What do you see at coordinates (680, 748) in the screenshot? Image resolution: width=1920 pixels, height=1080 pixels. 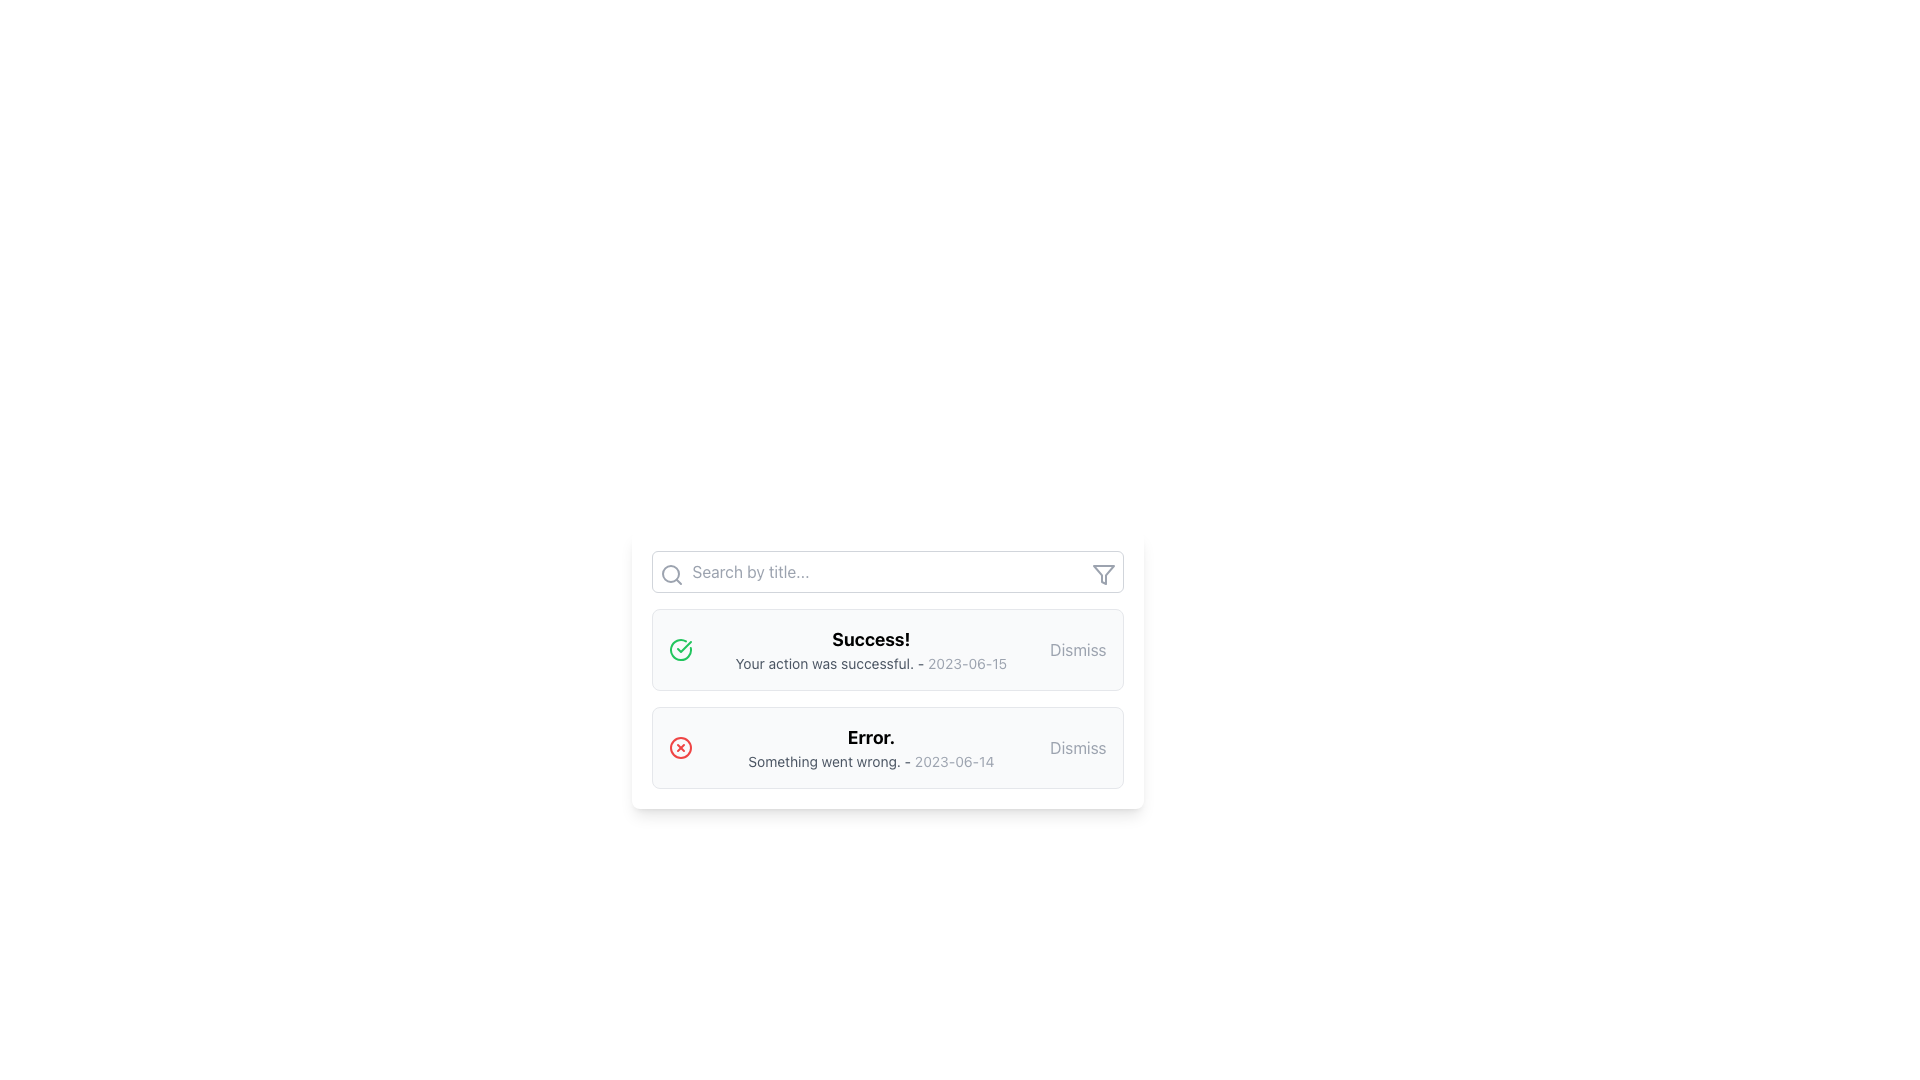 I see `the error status icon located to the left of the error message 'Something went wrong. - 2023-06-14.' within the notification card to acknowledge or dismiss the notification` at bounding box center [680, 748].